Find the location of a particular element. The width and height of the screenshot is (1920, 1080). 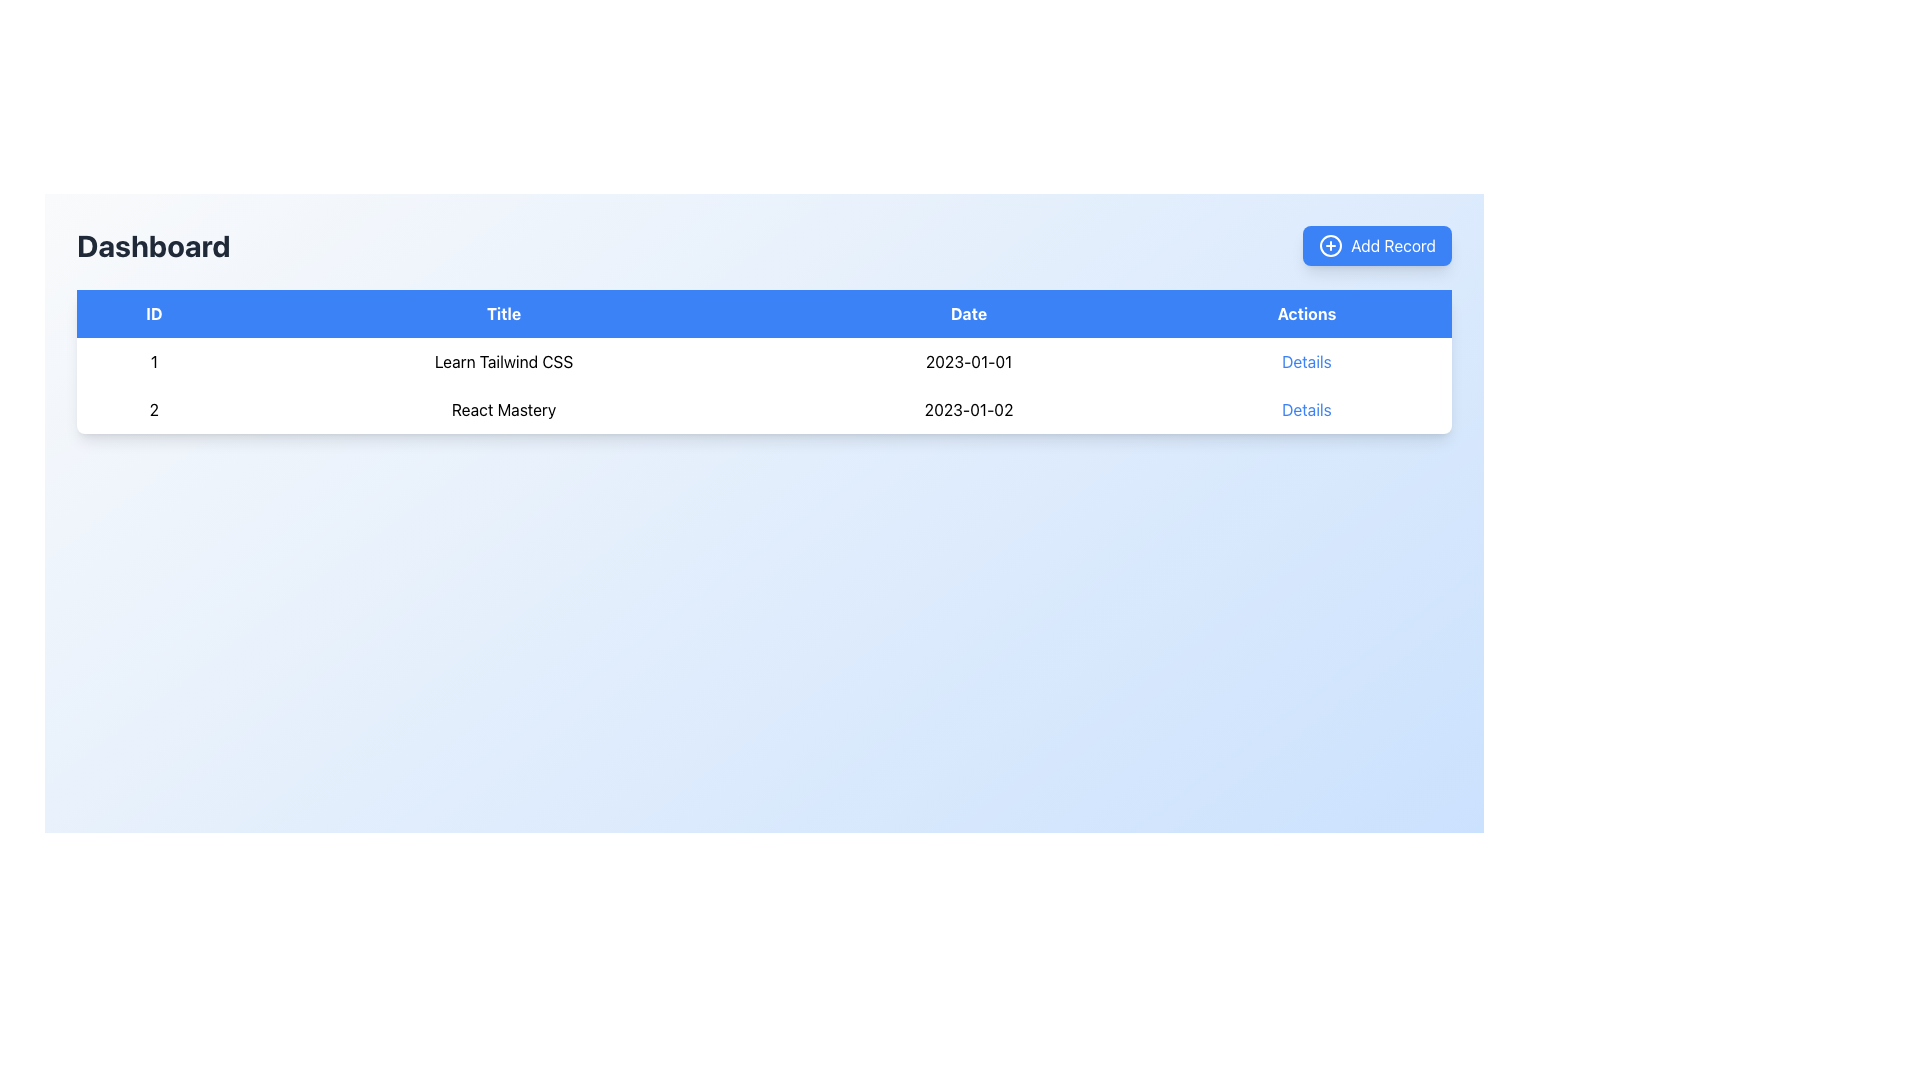

the blue hyperlink labeled 'Details' located in the 'Actions' column of the second row of the data table is located at coordinates (1306, 408).